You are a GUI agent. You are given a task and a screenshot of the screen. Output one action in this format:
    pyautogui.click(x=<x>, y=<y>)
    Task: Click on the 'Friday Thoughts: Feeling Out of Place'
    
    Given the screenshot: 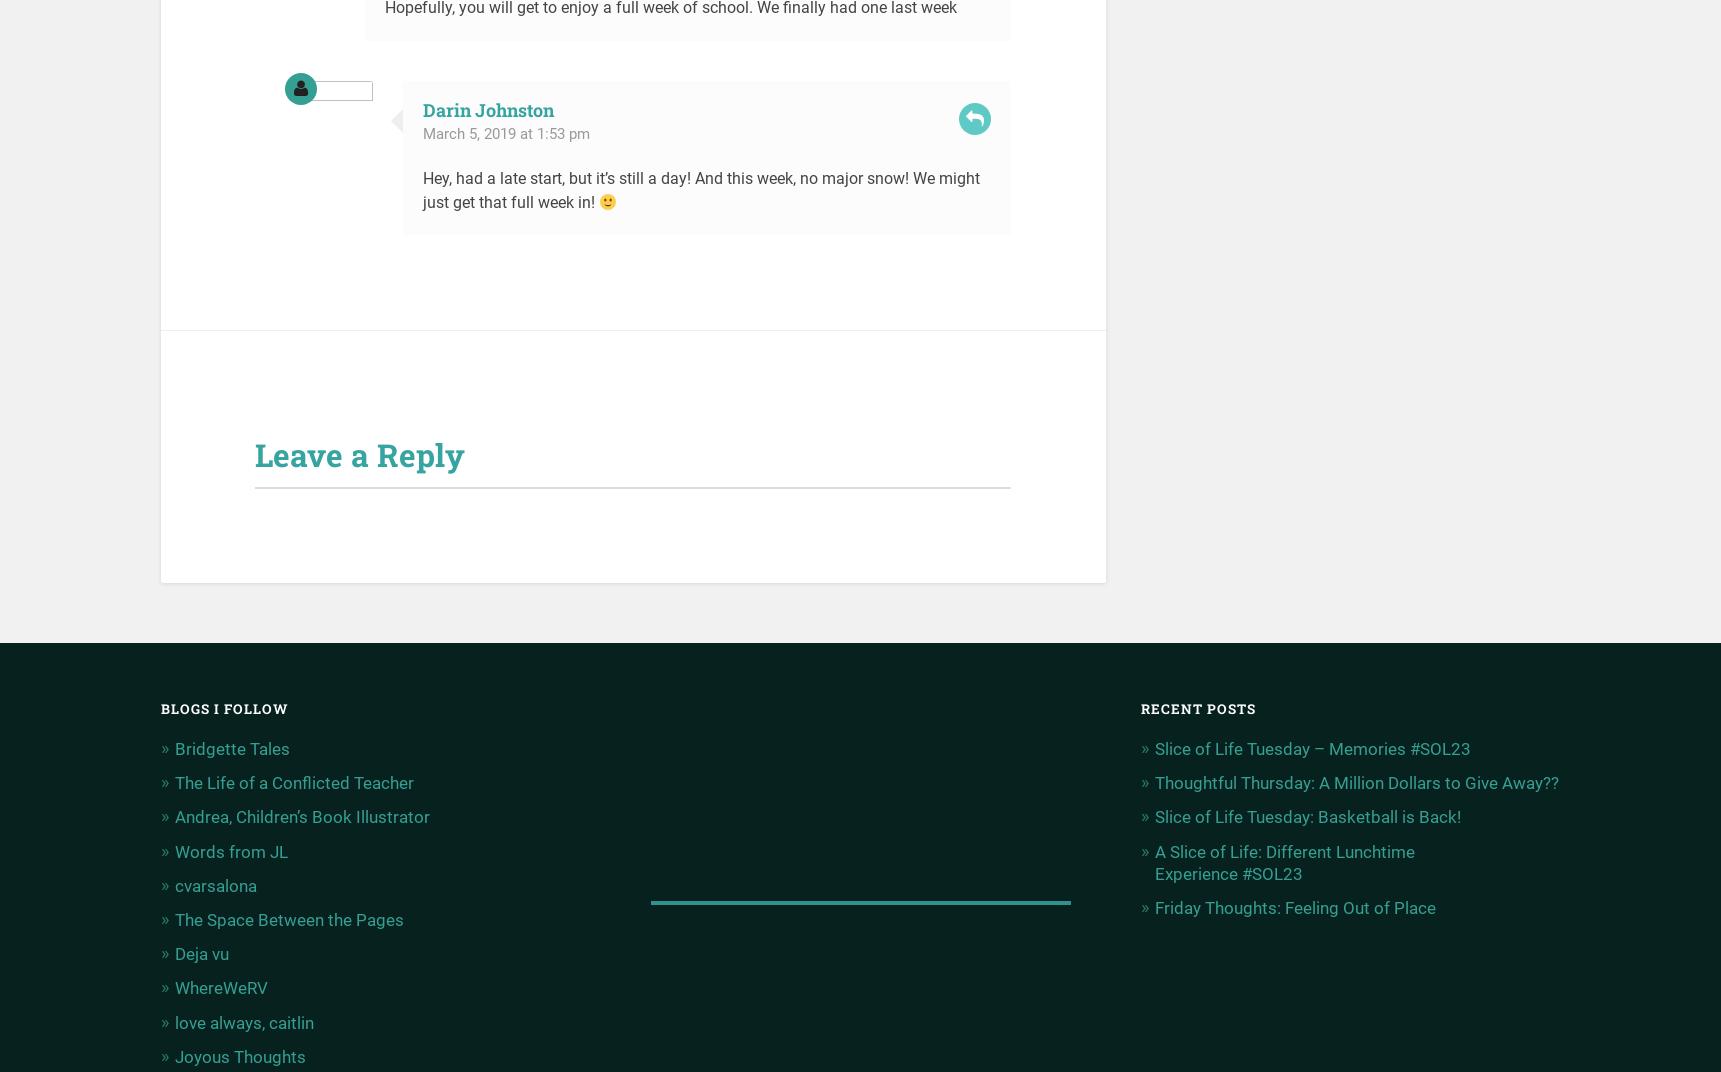 What is the action you would take?
    pyautogui.click(x=1294, y=907)
    